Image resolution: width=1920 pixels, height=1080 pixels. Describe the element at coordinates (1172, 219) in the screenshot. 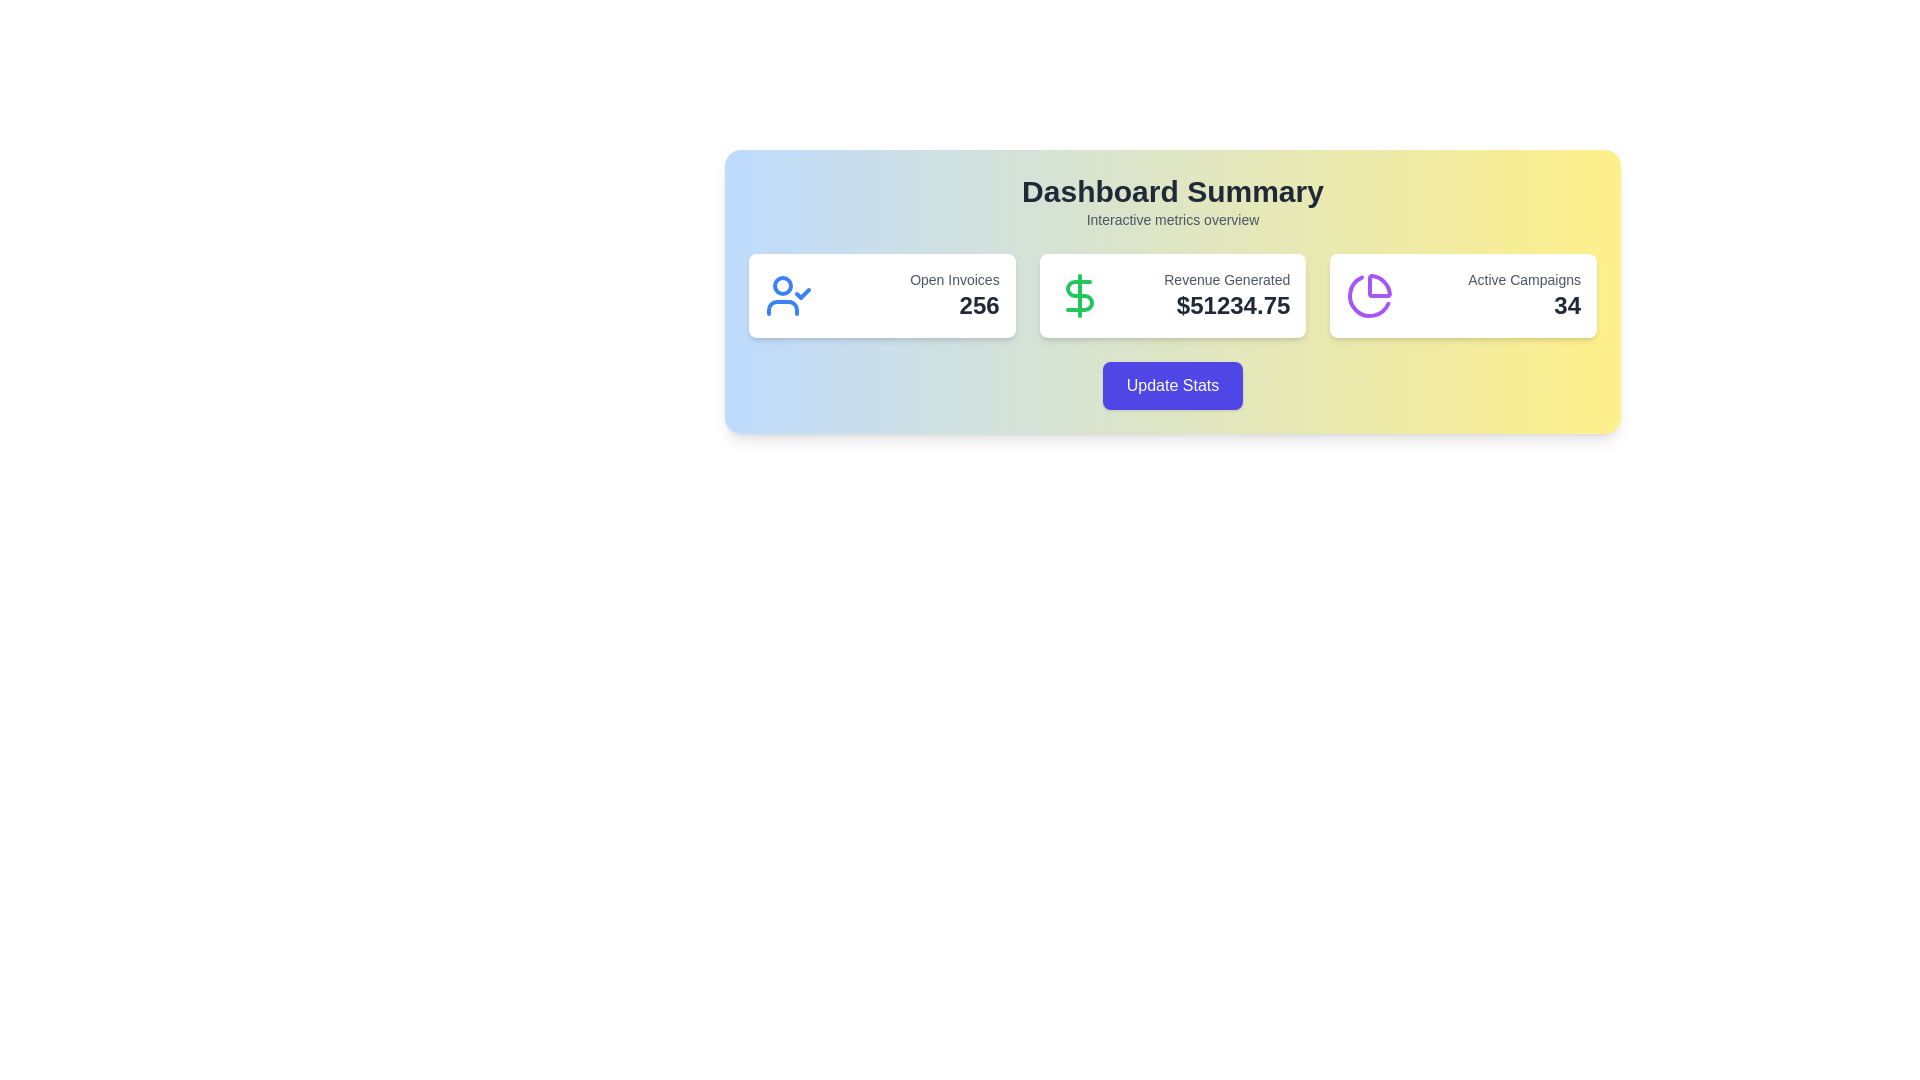

I see `the descriptive text label located beneath the 'Dashboard Summary' heading in the centered layout group` at that location.